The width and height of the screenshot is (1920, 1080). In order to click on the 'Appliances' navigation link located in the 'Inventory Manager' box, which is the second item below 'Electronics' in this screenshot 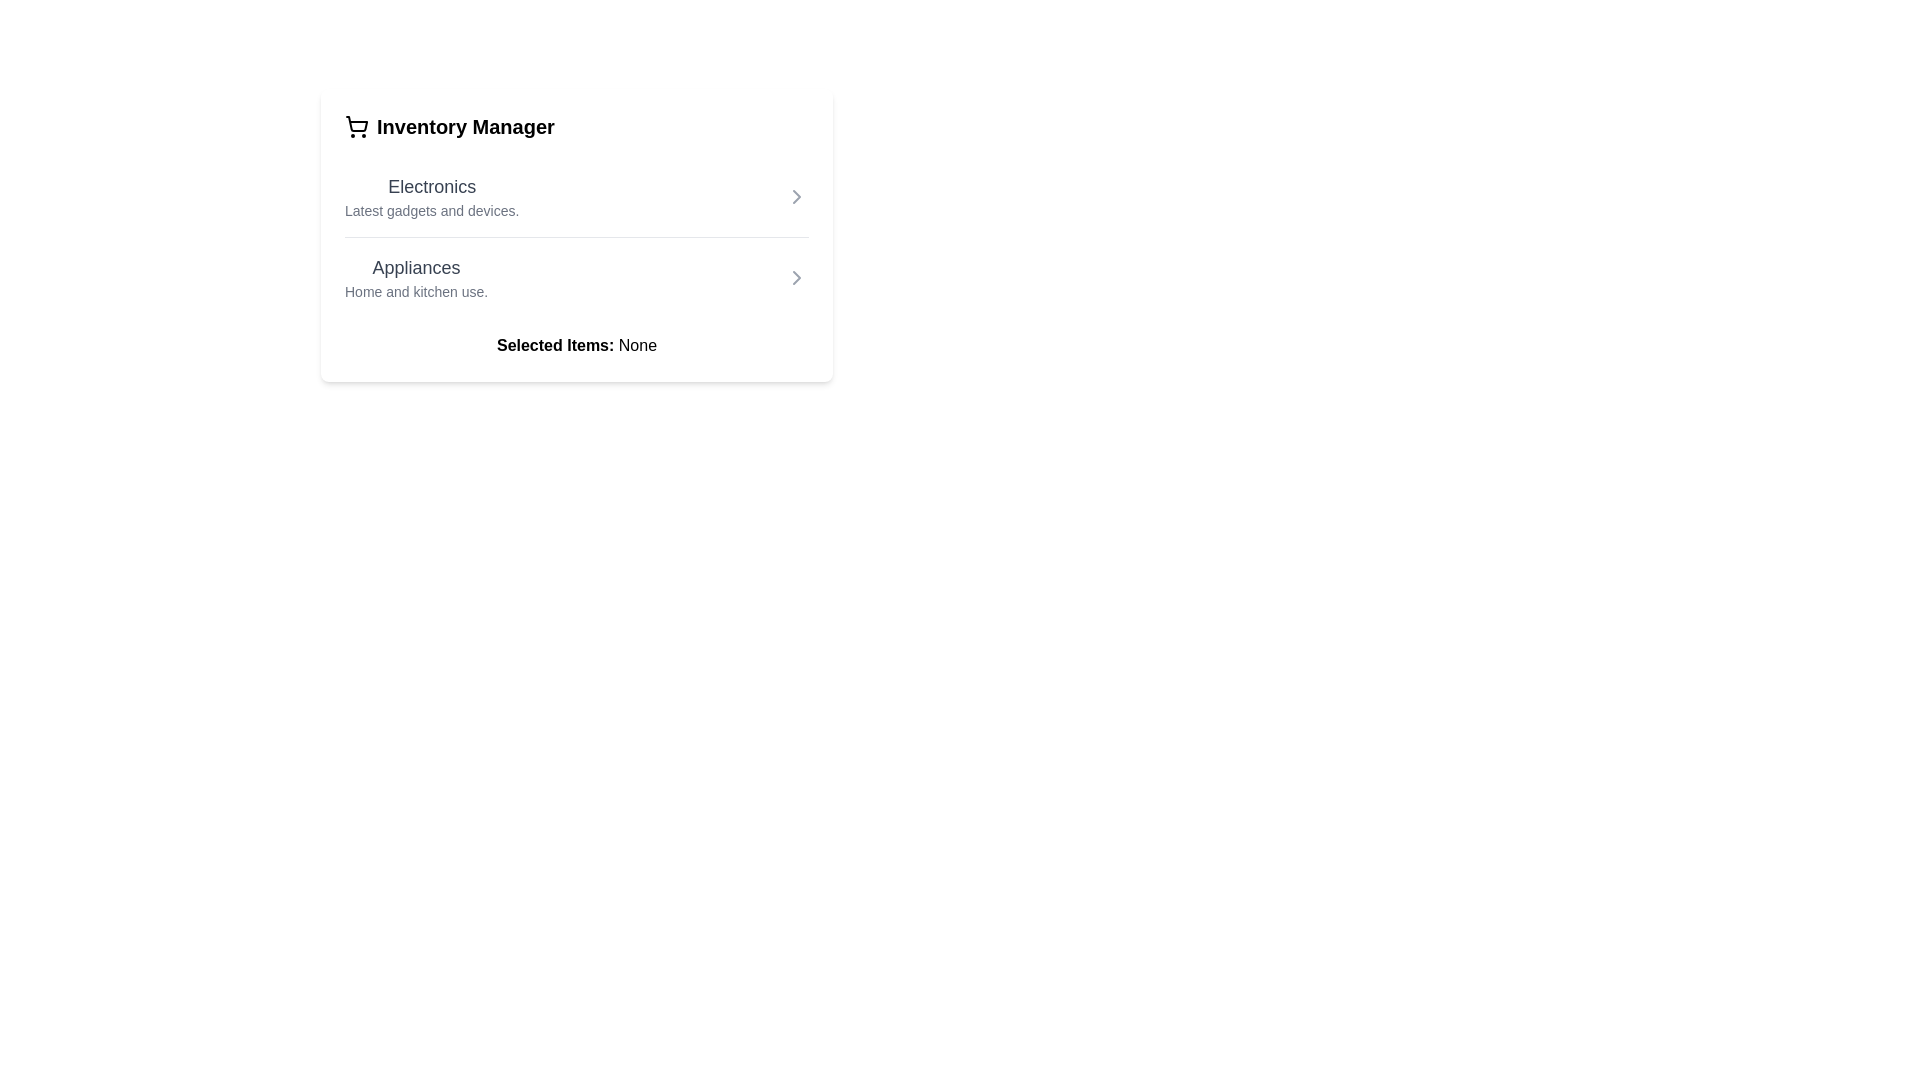, I will do `click(575, 277)`.